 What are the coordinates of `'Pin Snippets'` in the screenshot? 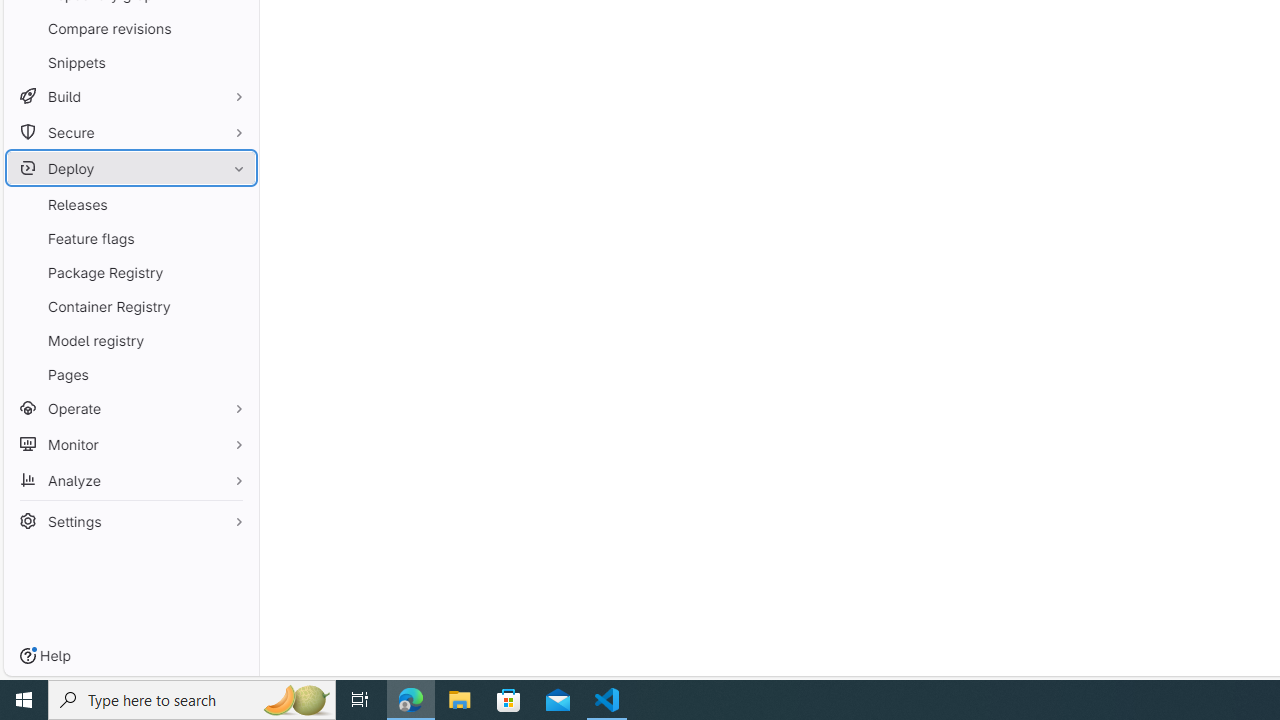 It's located at (234, 61).